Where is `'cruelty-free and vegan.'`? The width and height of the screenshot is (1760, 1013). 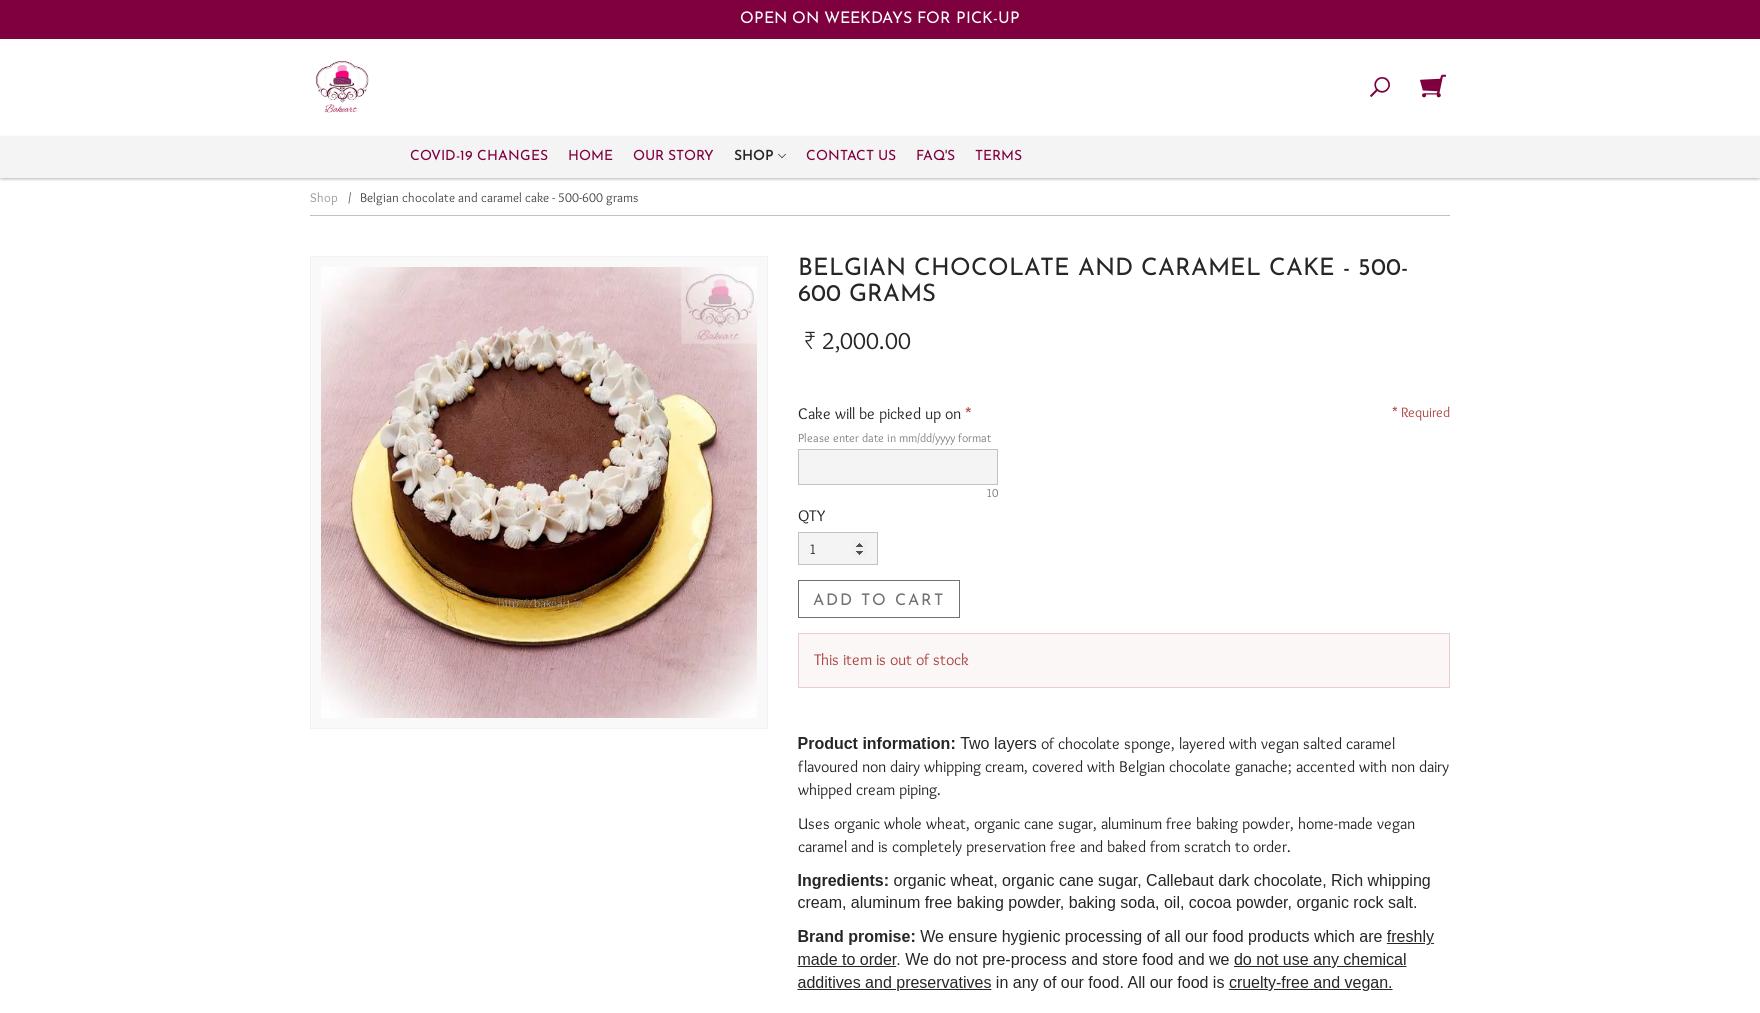 'cruelty-free and vegan.' is located at coordinates (1308, 981).